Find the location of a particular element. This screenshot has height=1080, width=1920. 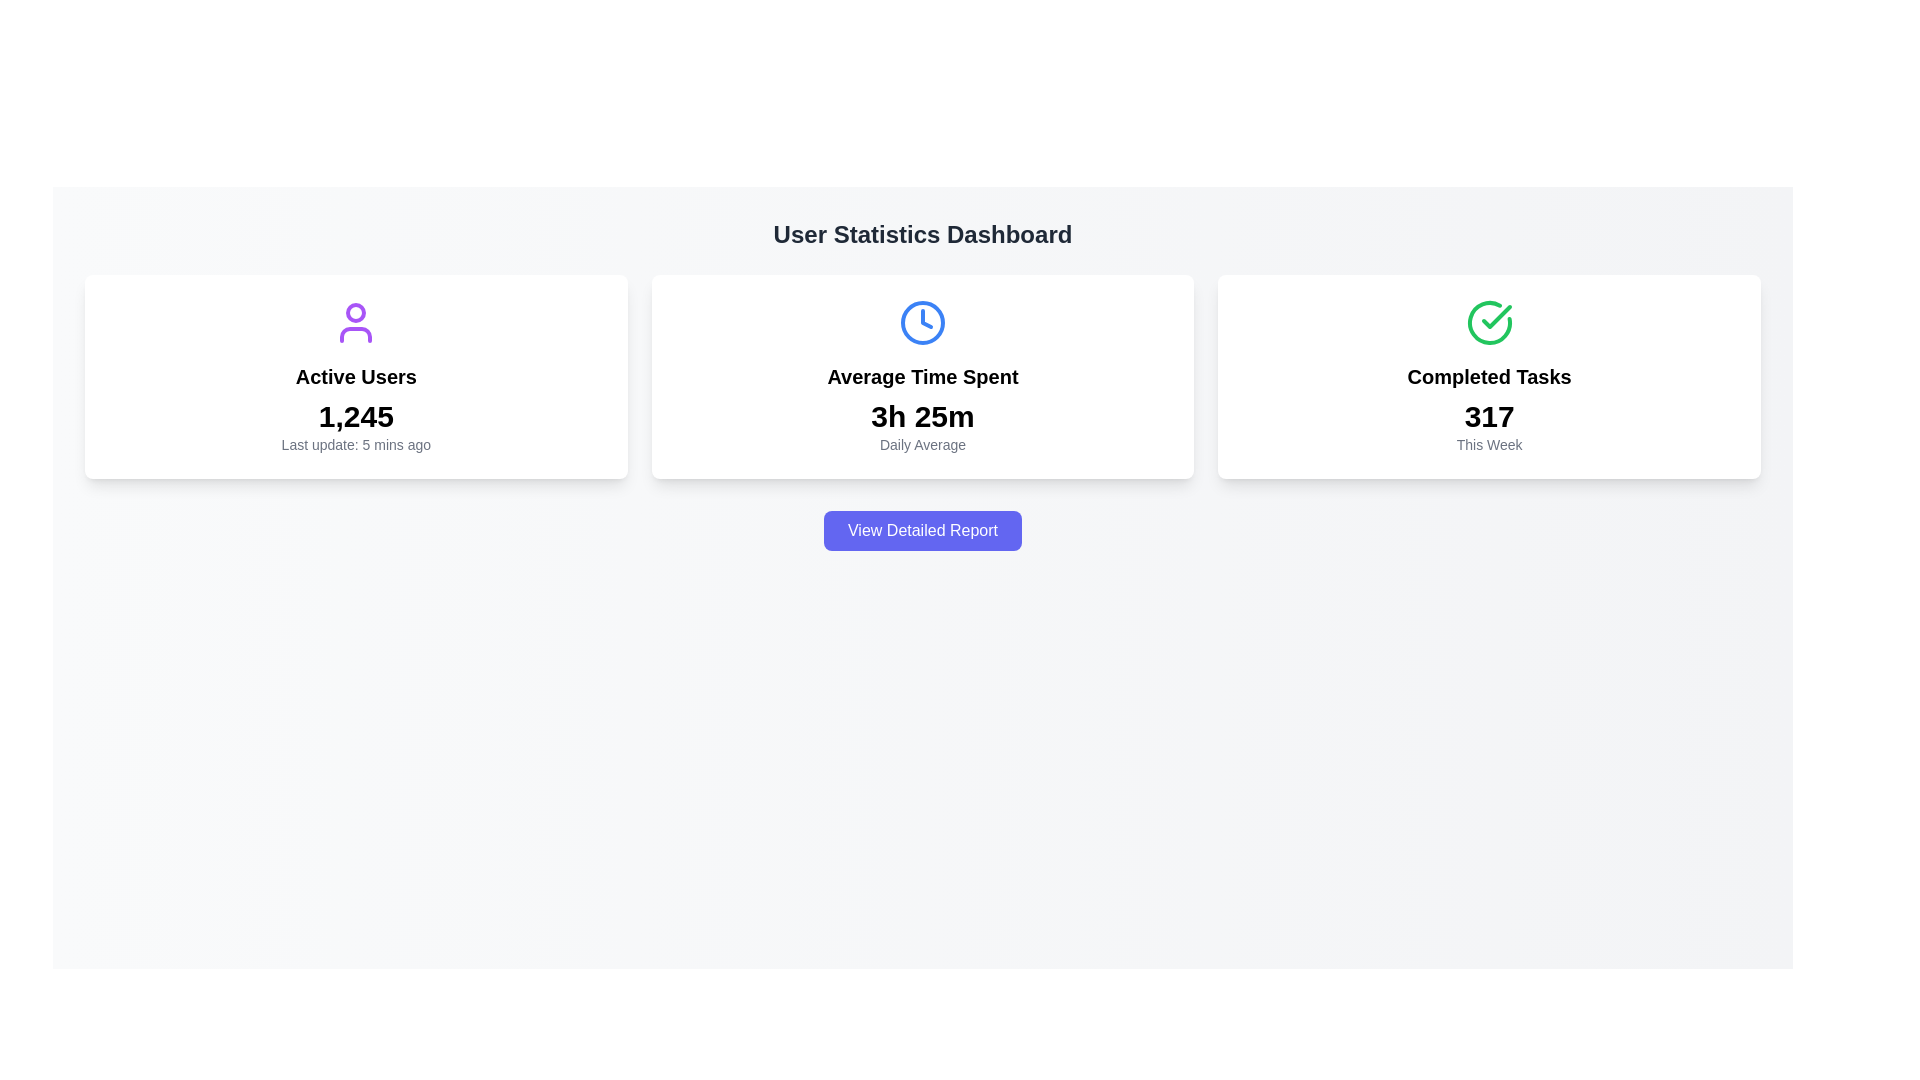

green checkmark SVG element located at the top-right corner of the 'Completed Tasks' card for debugging purposes is located at coordinates (1496, 315).